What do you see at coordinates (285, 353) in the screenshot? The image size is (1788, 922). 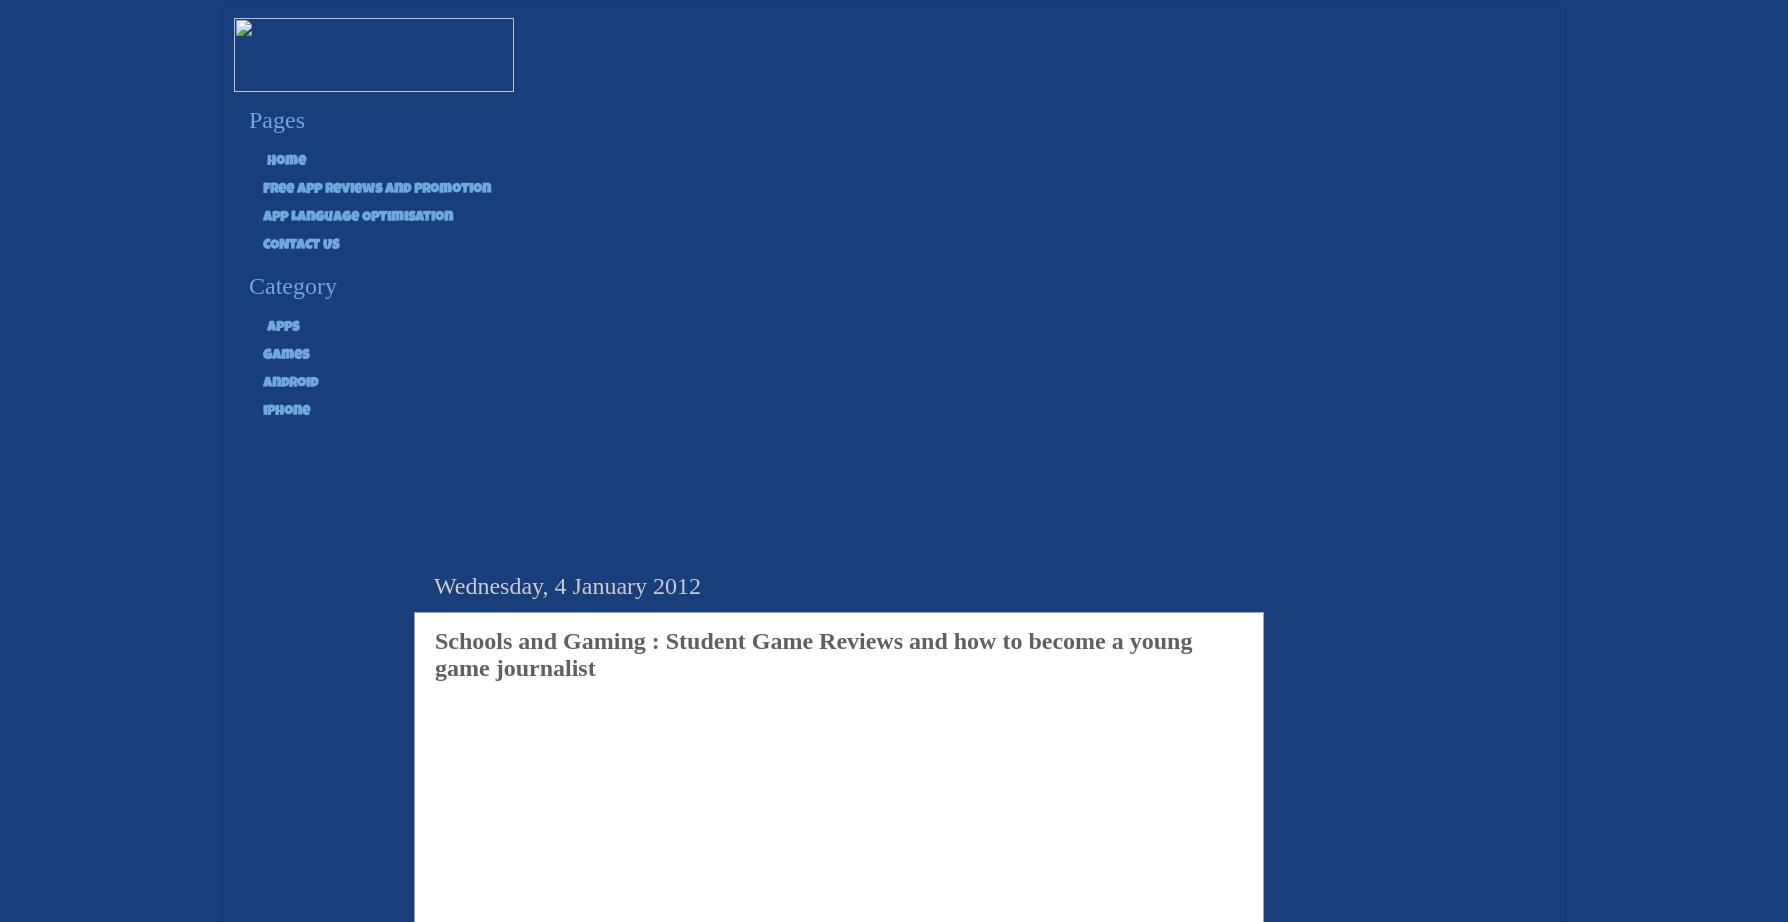 I see `'Games'` at bounding box center [285, 353].